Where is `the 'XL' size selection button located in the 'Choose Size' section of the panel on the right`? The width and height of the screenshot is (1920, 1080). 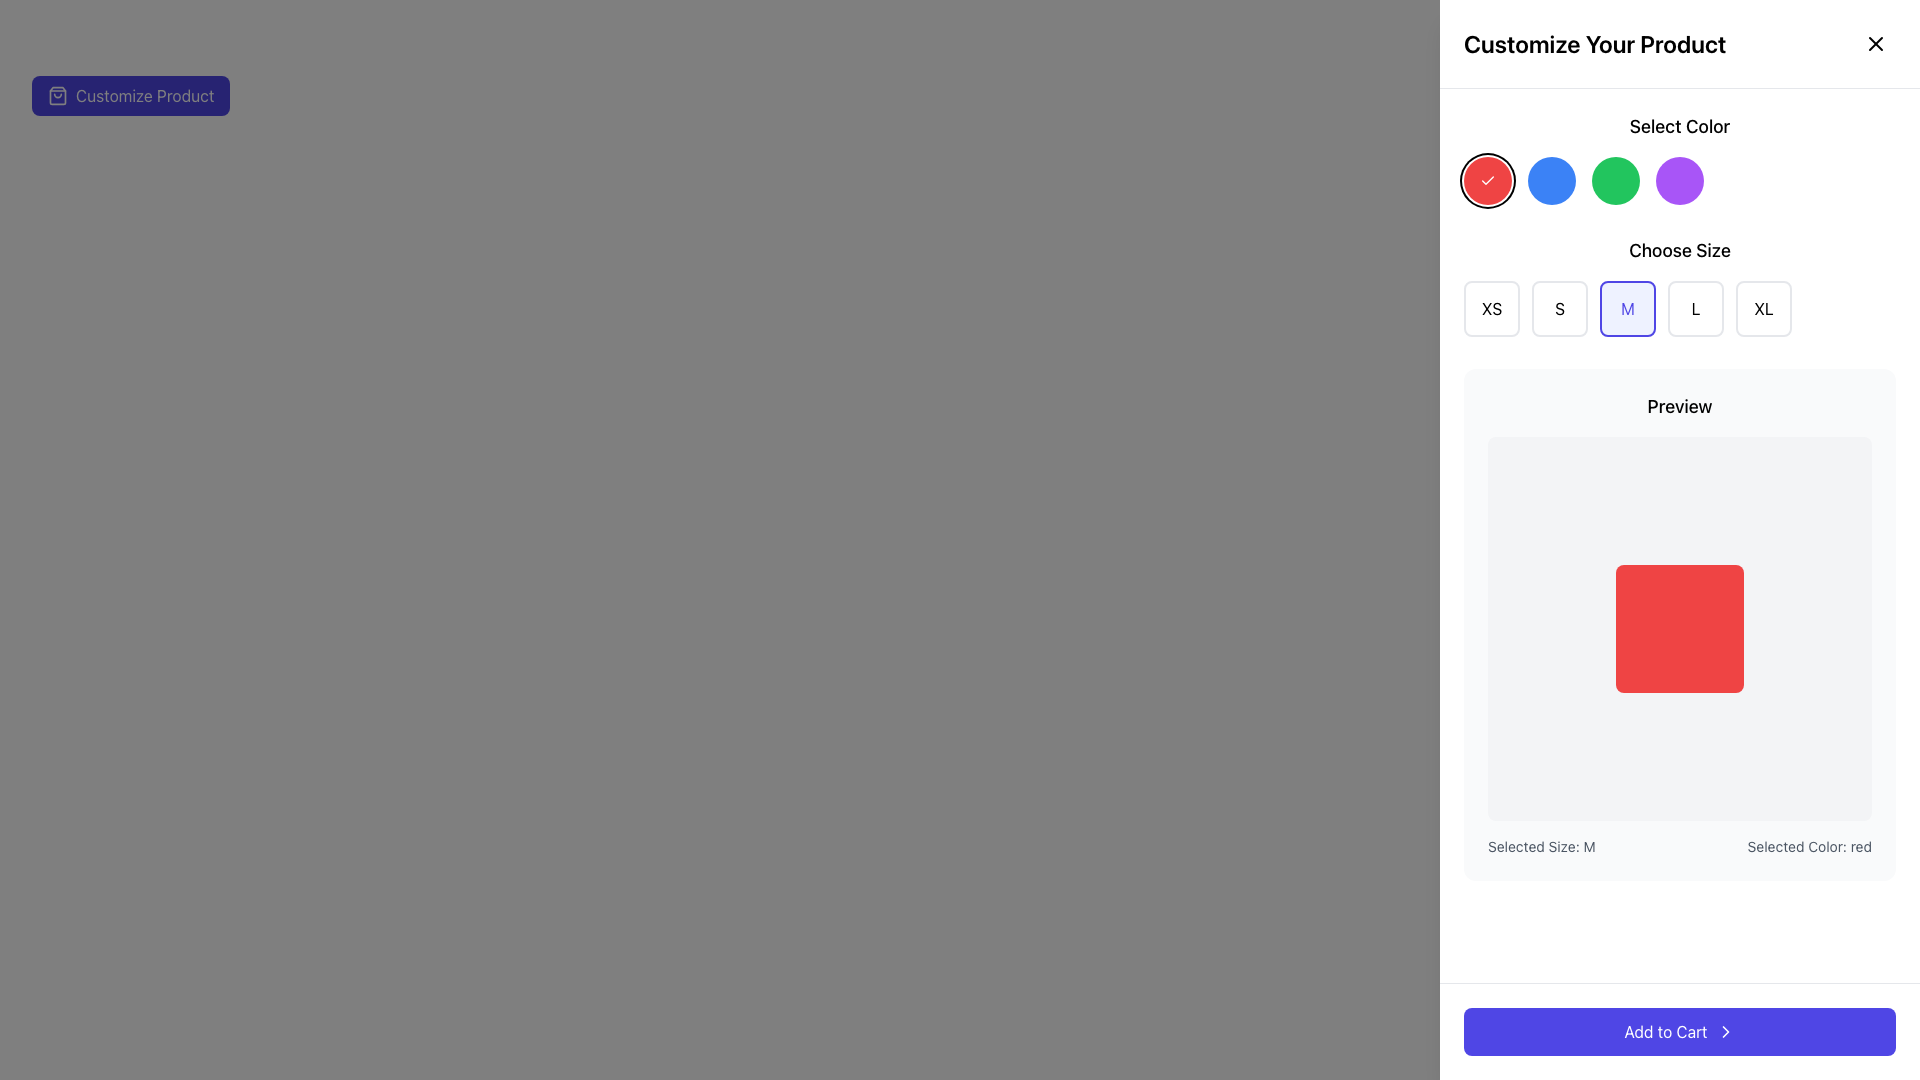 the 'XL' size selection button located in the 'Choose Size' section of the panel on the right is located at coordinates (1763, 308).